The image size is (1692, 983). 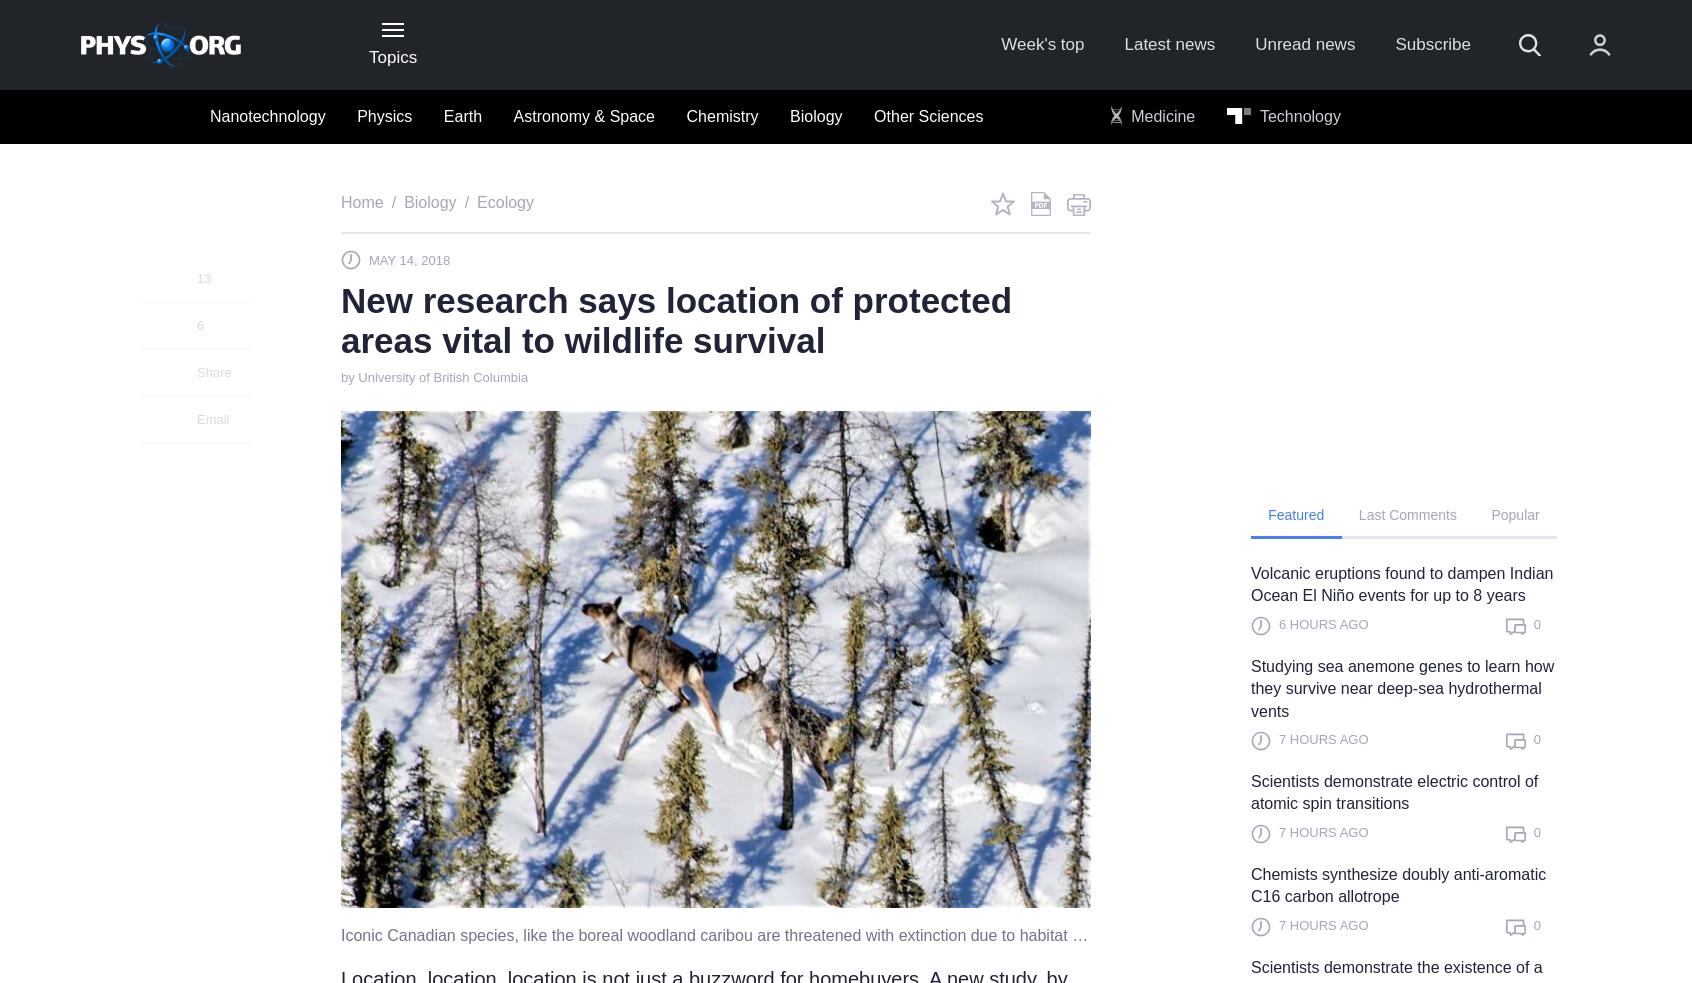 What do you see at coordinates (1159, 115) in the screenshot?
I see `'Medicine'` at bounding box center [1159, 115].